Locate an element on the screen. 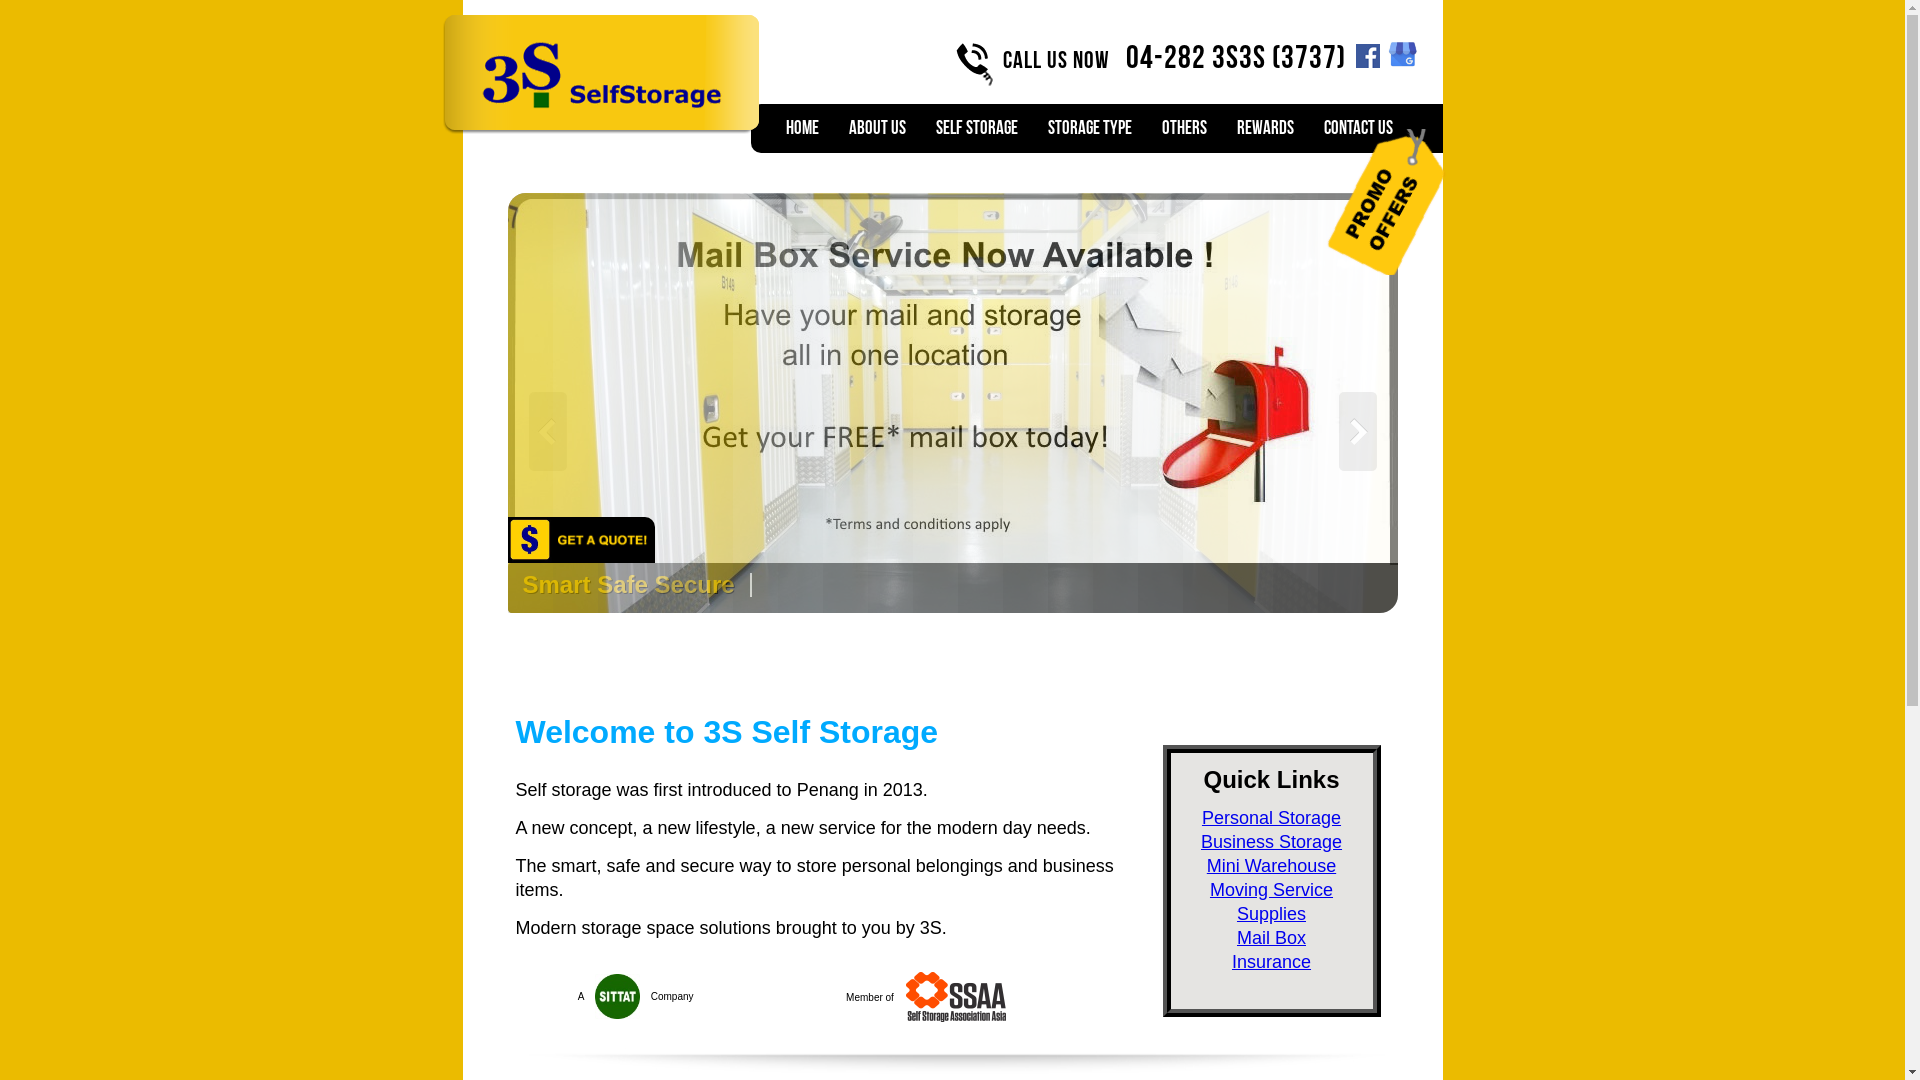 Image resolution: width=1920 pixels, height=1080 pixels. 'Next' is located at coordinates (547, 431).